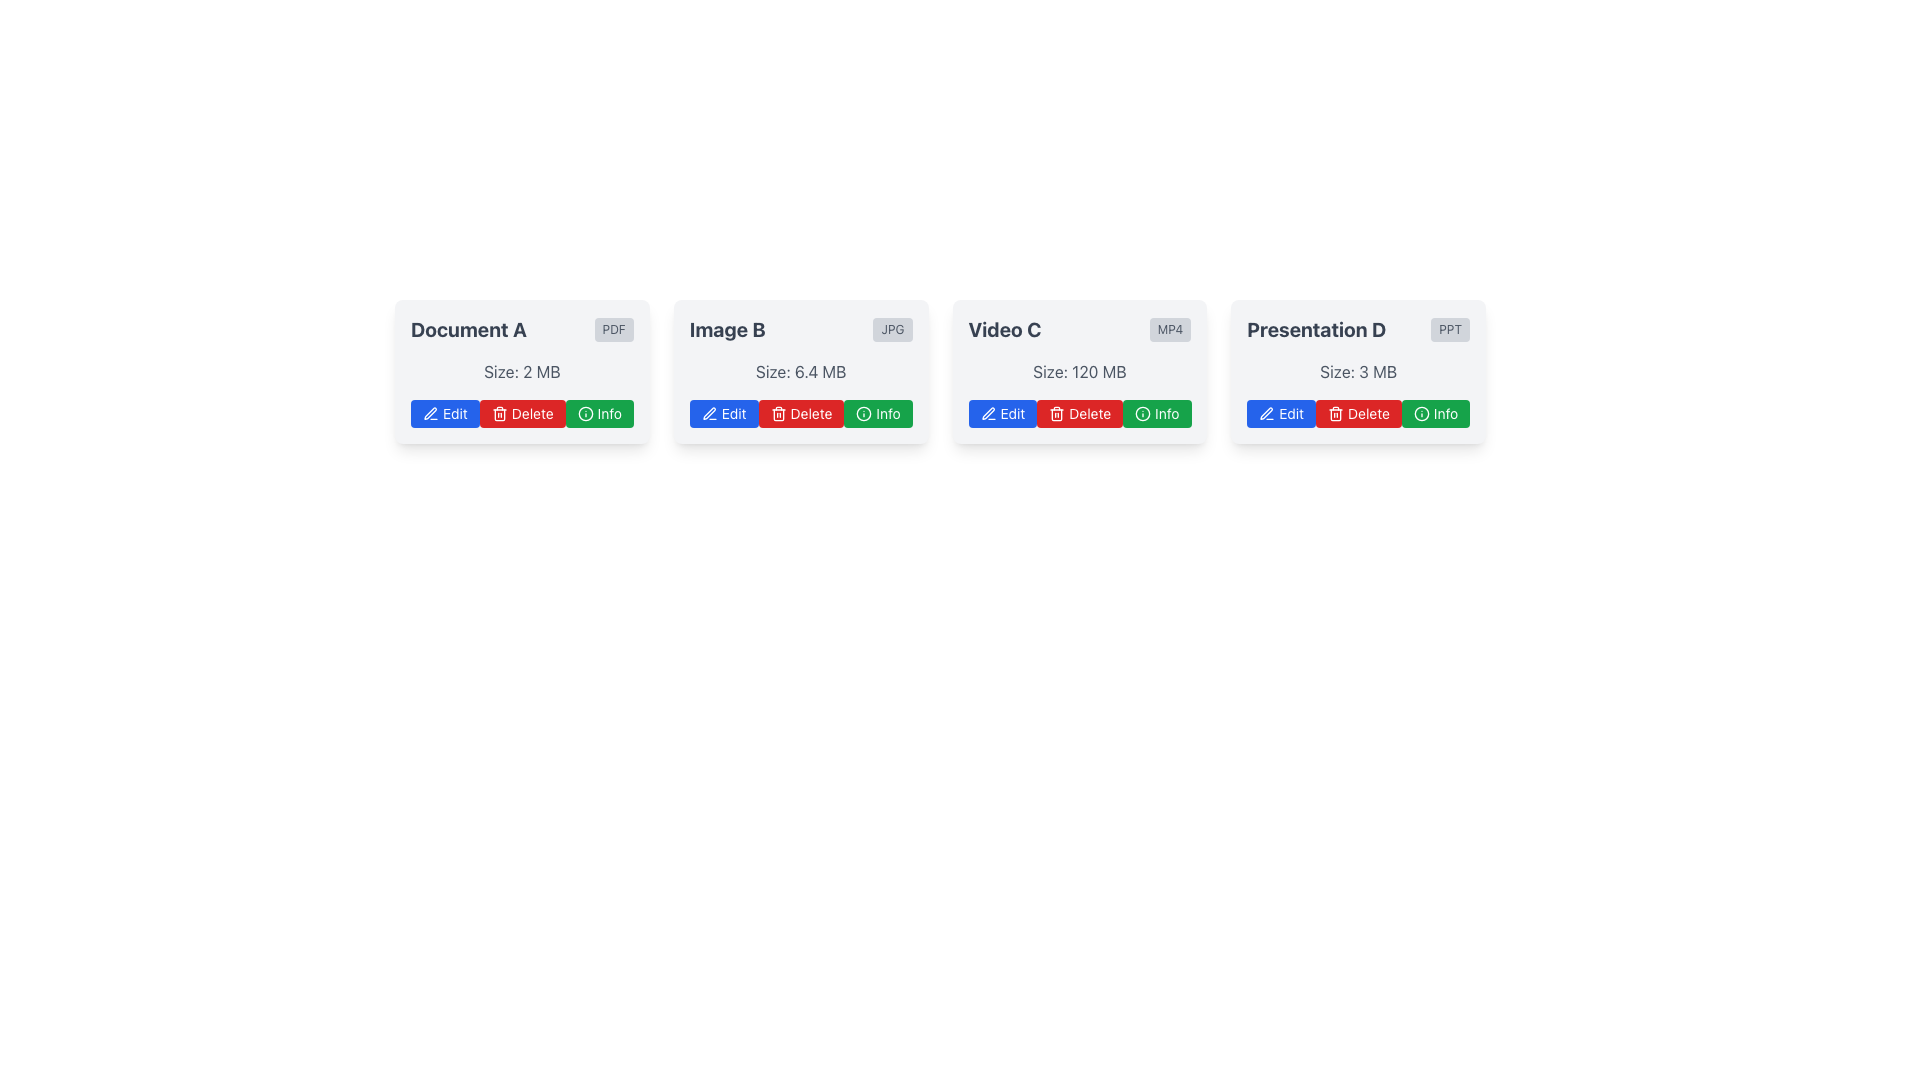 The height and width of the screenshot is (1080, 1920). I want to click on the rectangular badge with a light gray background displaying 'JPG' in gray font, located in the upper-right corner of the card labeled 'Image B', so click(891, 329).